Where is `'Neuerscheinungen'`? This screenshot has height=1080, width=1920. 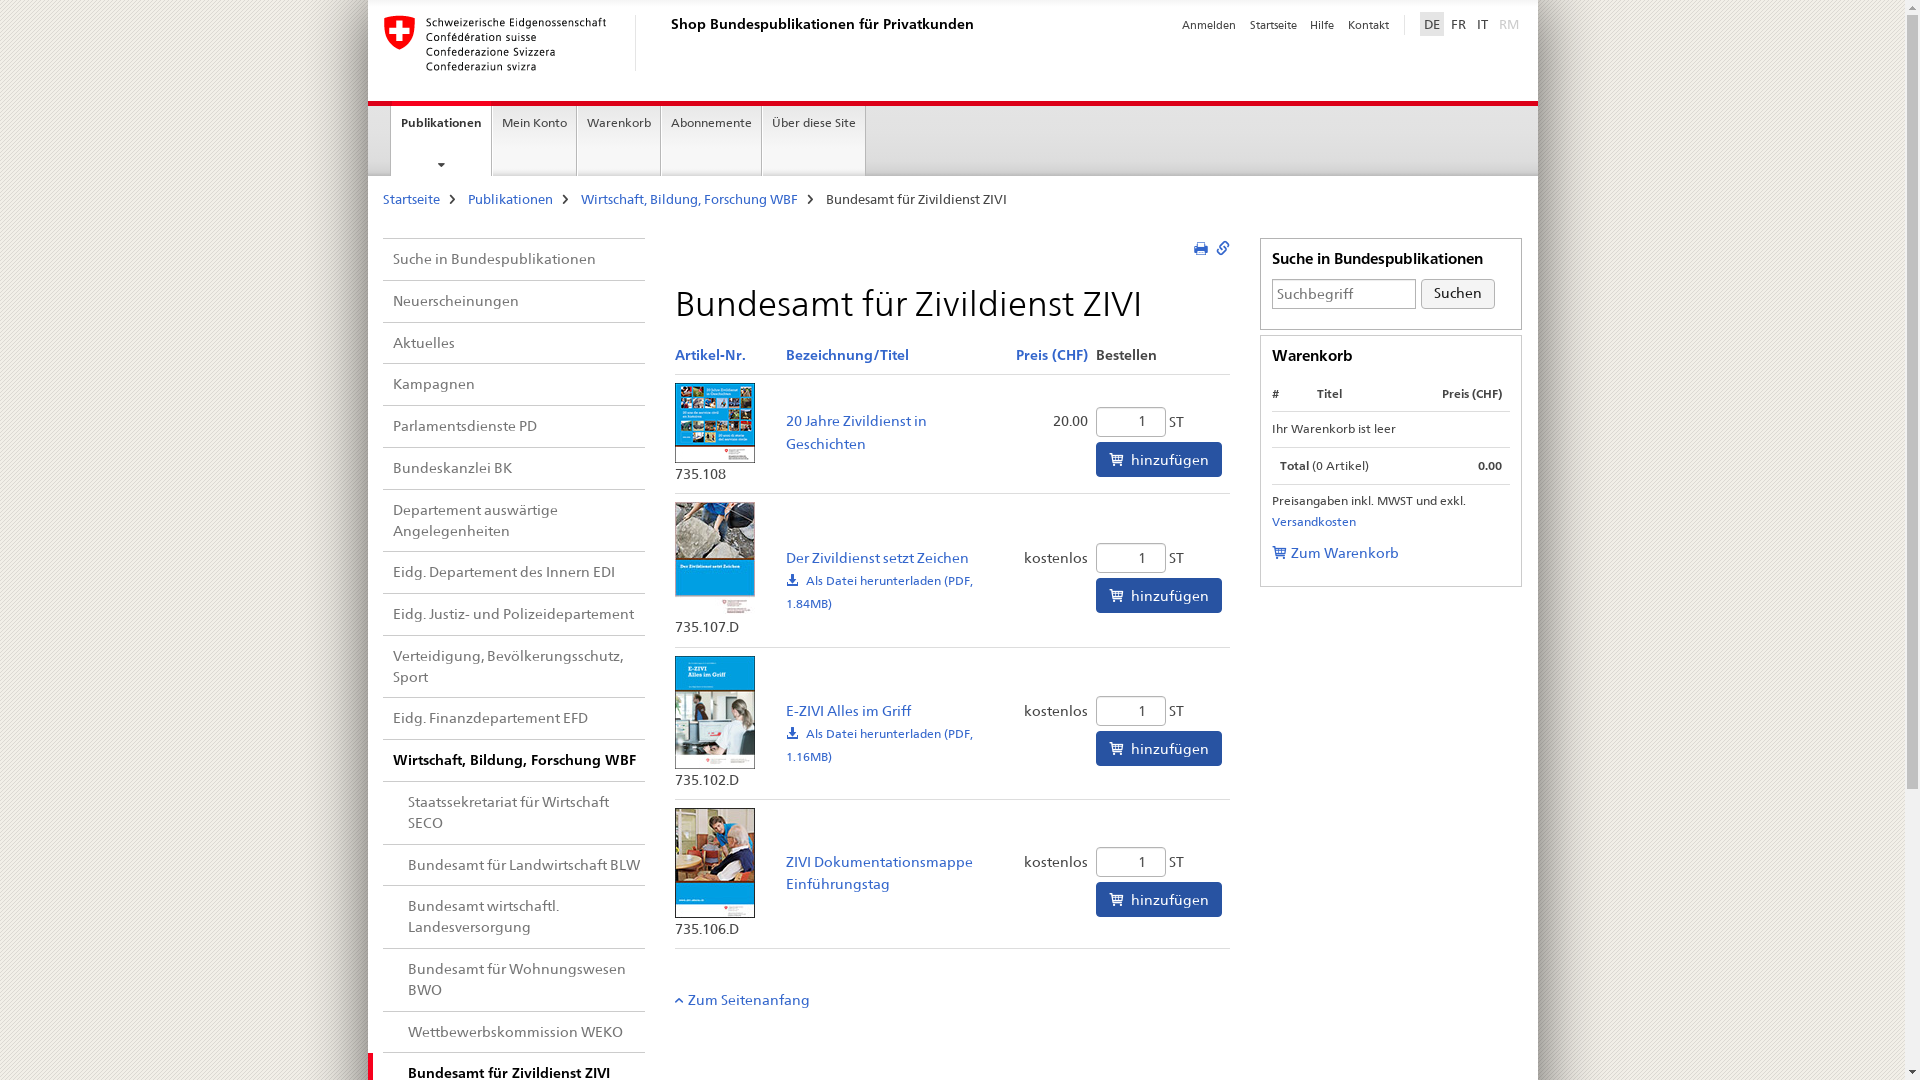 'Neuerscheinungen' is located at coordinates (513, 301).